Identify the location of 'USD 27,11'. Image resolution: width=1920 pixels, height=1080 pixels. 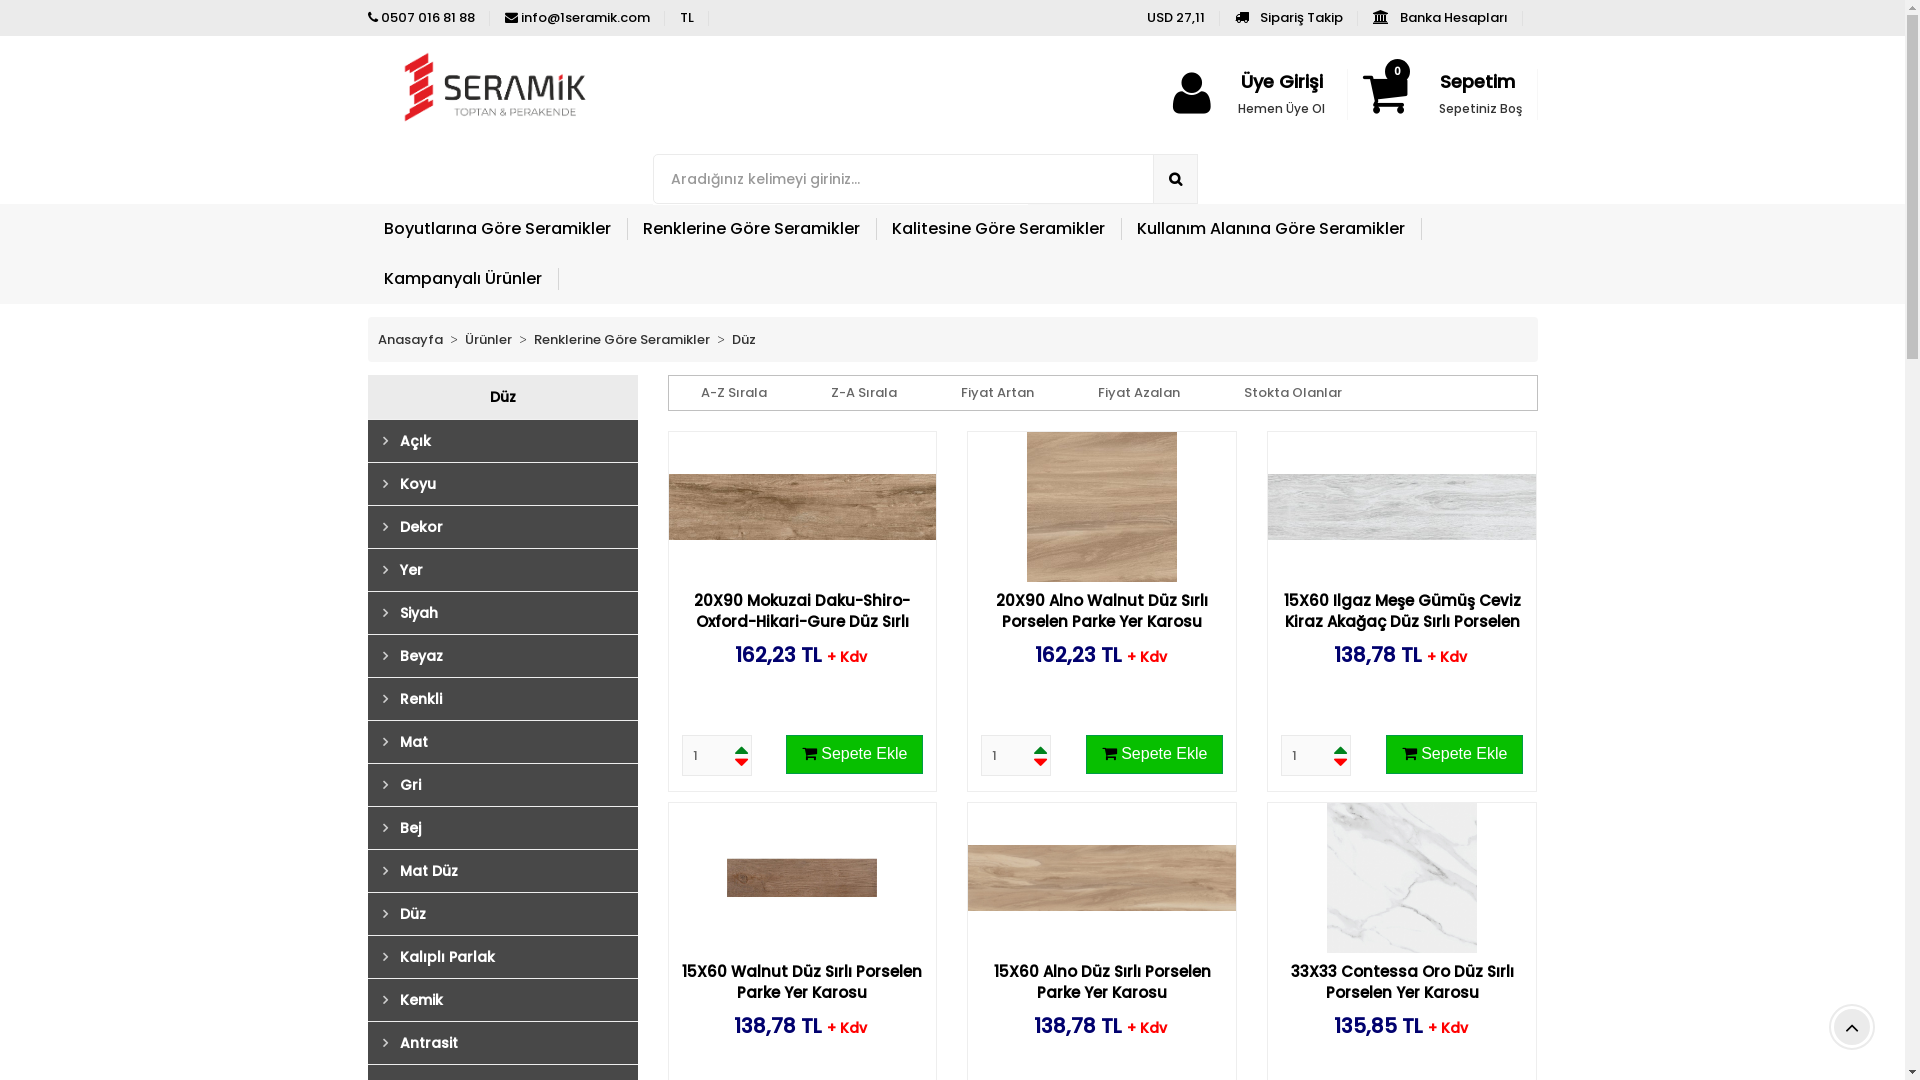
(1175, 17).